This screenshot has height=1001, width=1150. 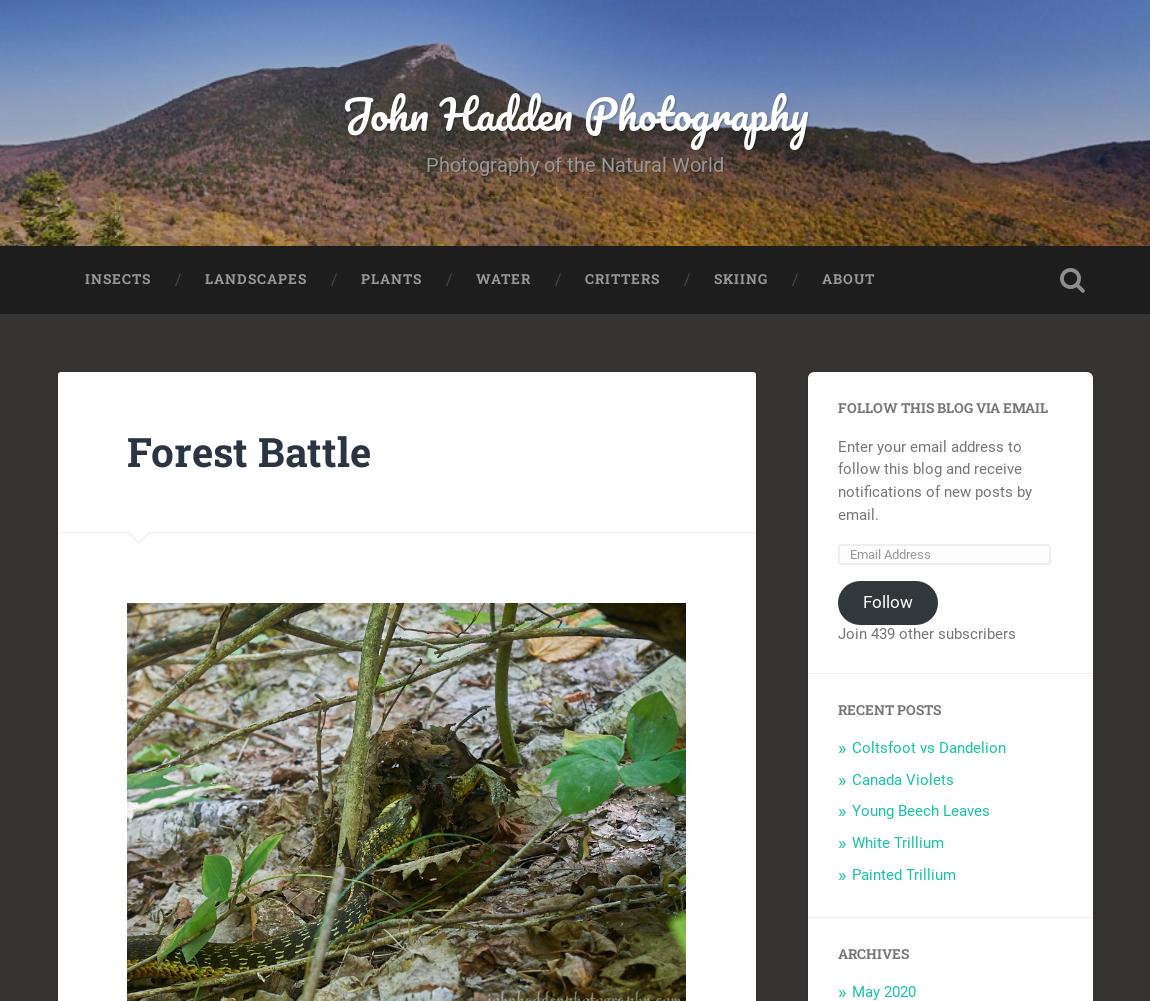 What do you see at coordinates (901, 778) in the screenshot?
I see `'Canada Violets'` at bounding box center [901, 778].